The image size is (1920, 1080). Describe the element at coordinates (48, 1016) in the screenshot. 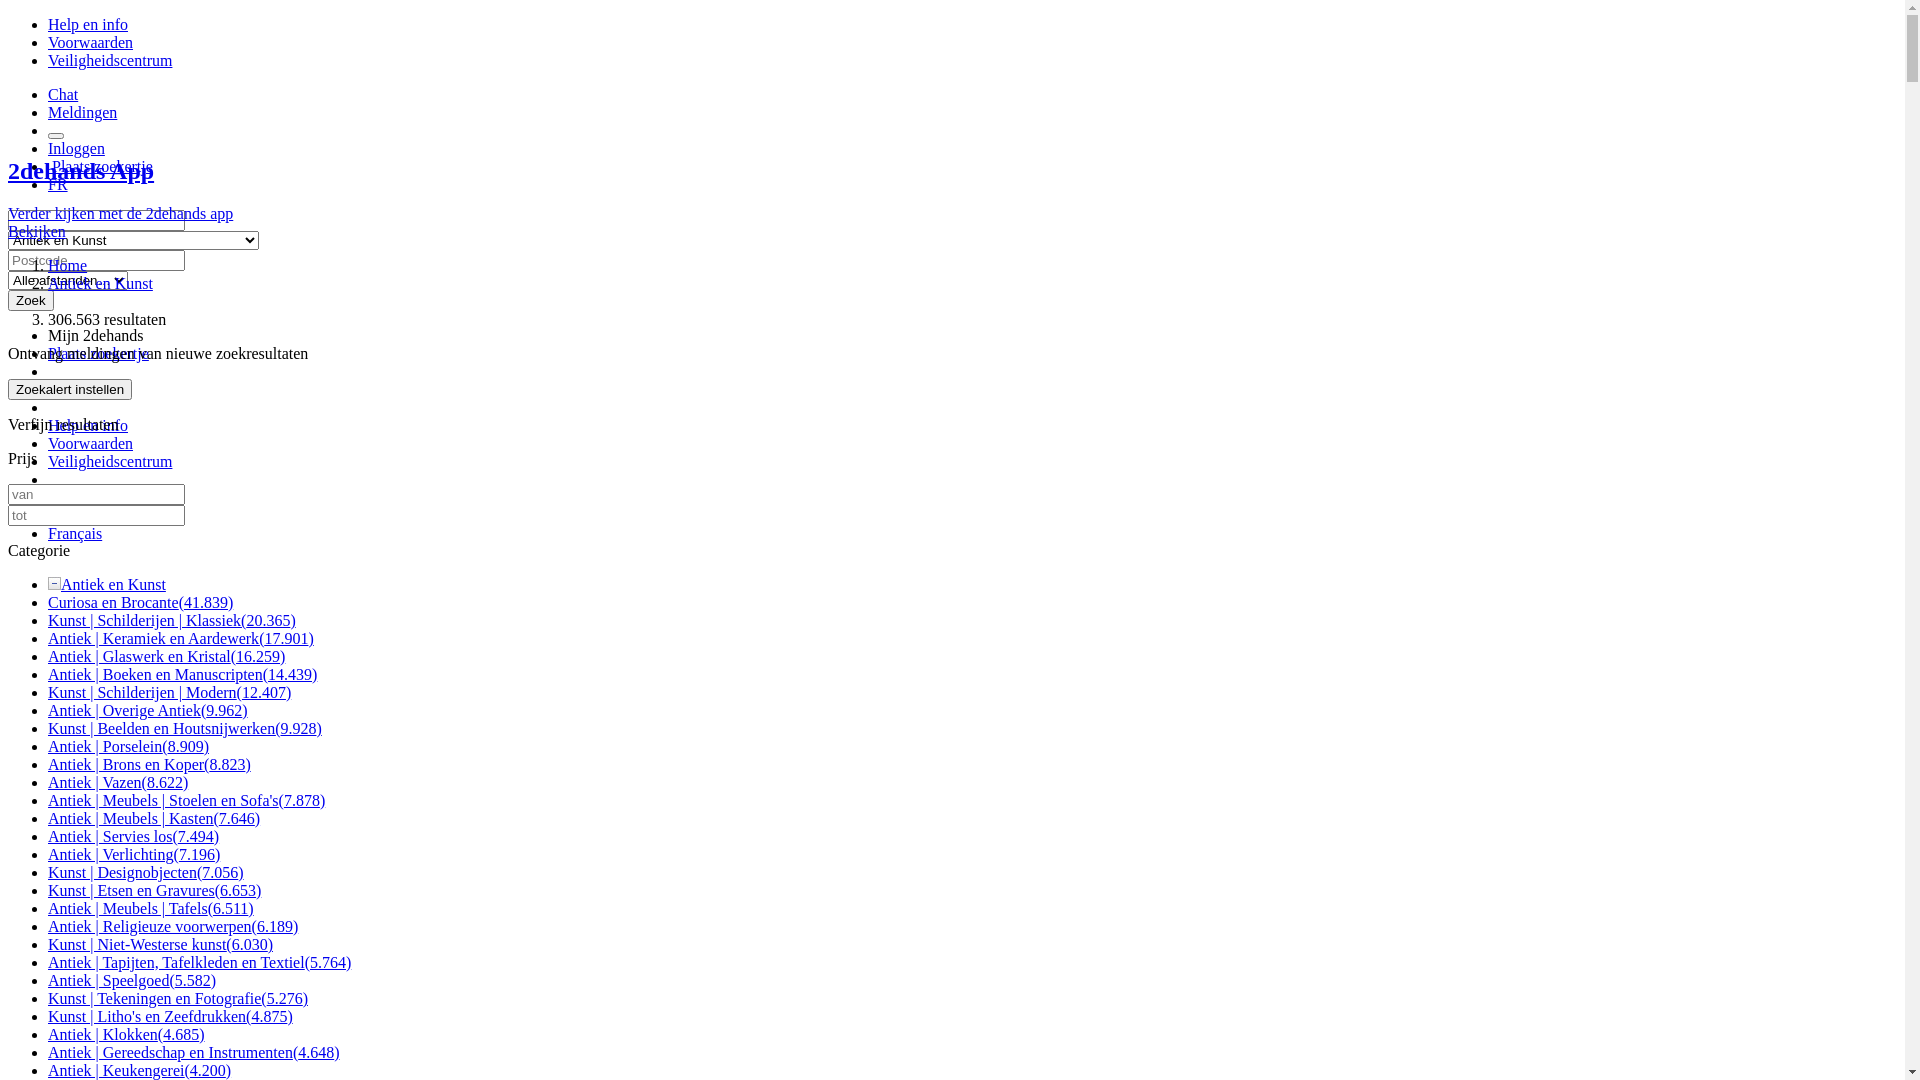

I see `'Kunst | Litho's en Zeefdrukken(4.875)'` at that location.